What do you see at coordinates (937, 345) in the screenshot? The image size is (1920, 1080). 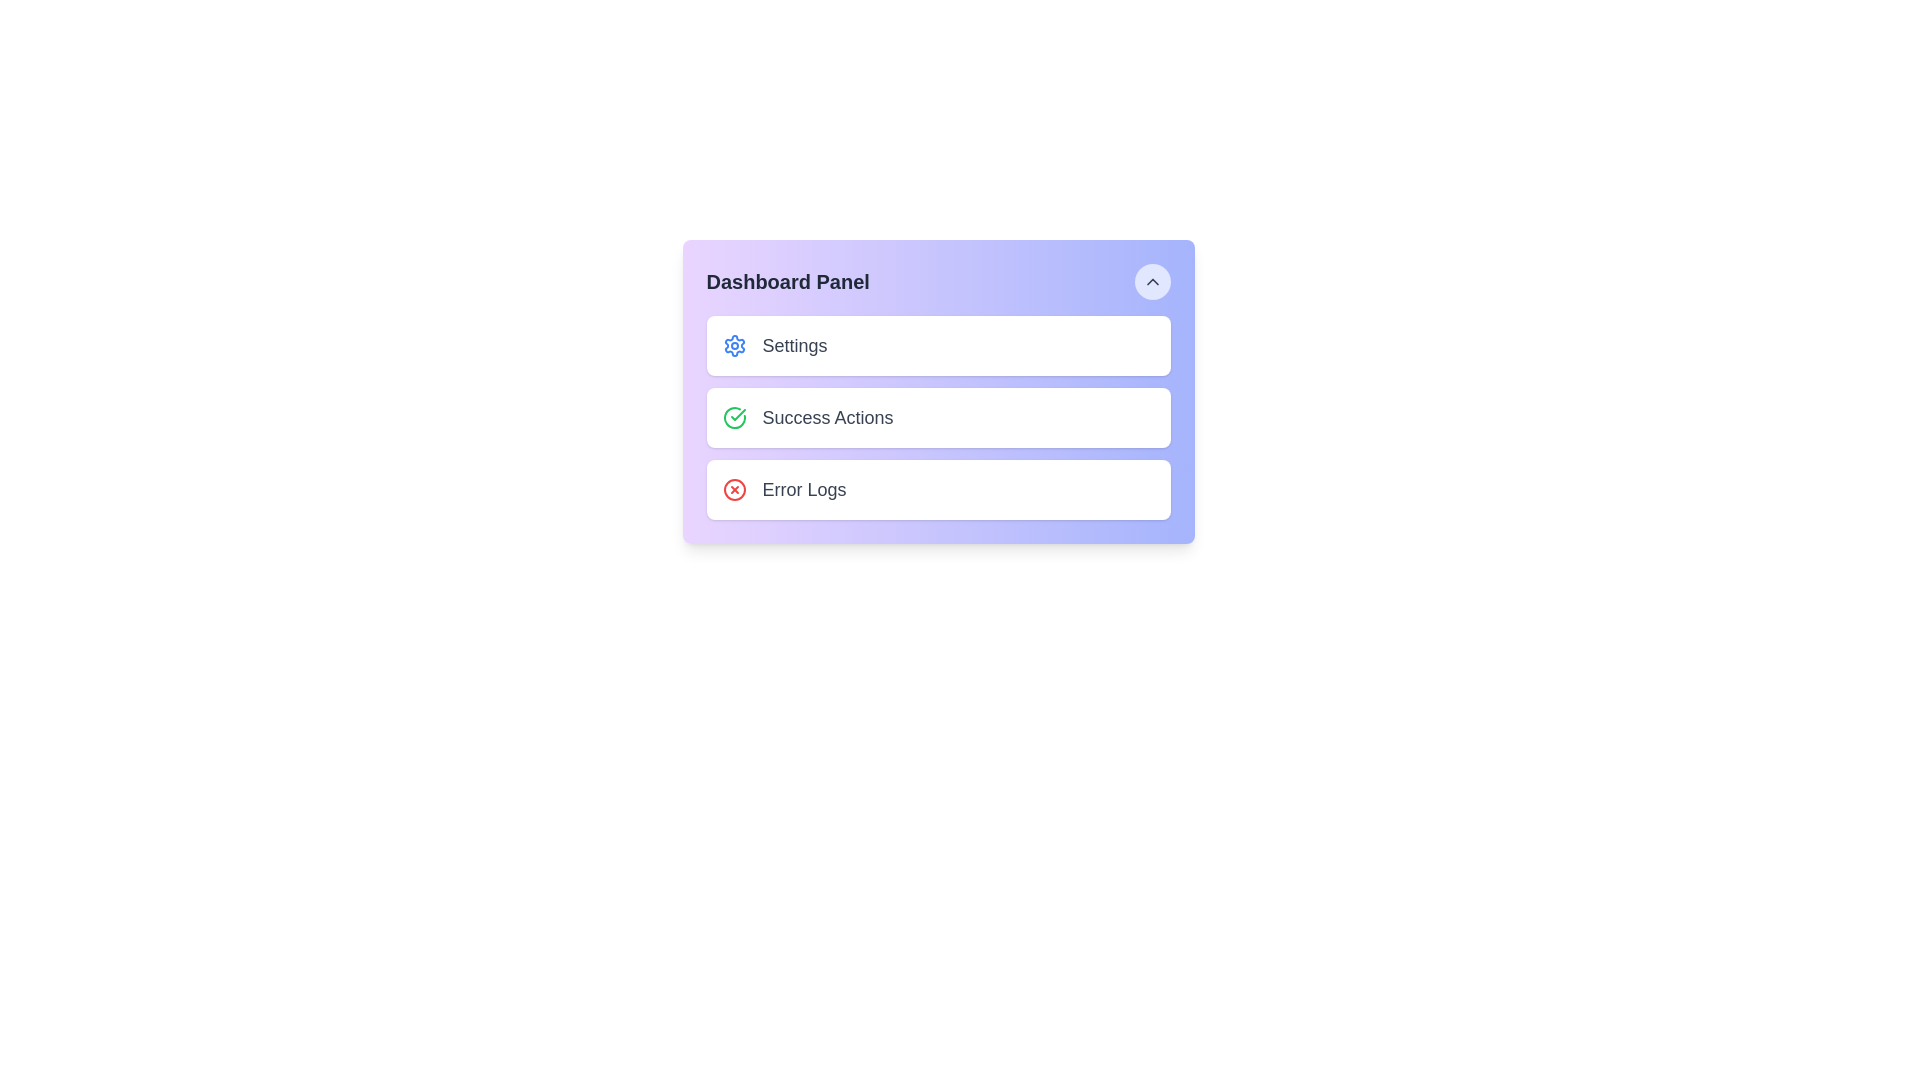 I see `the button that navigates to the settings page, positioned at the top of the button list on a purple background` at bounding box center [937, 345].